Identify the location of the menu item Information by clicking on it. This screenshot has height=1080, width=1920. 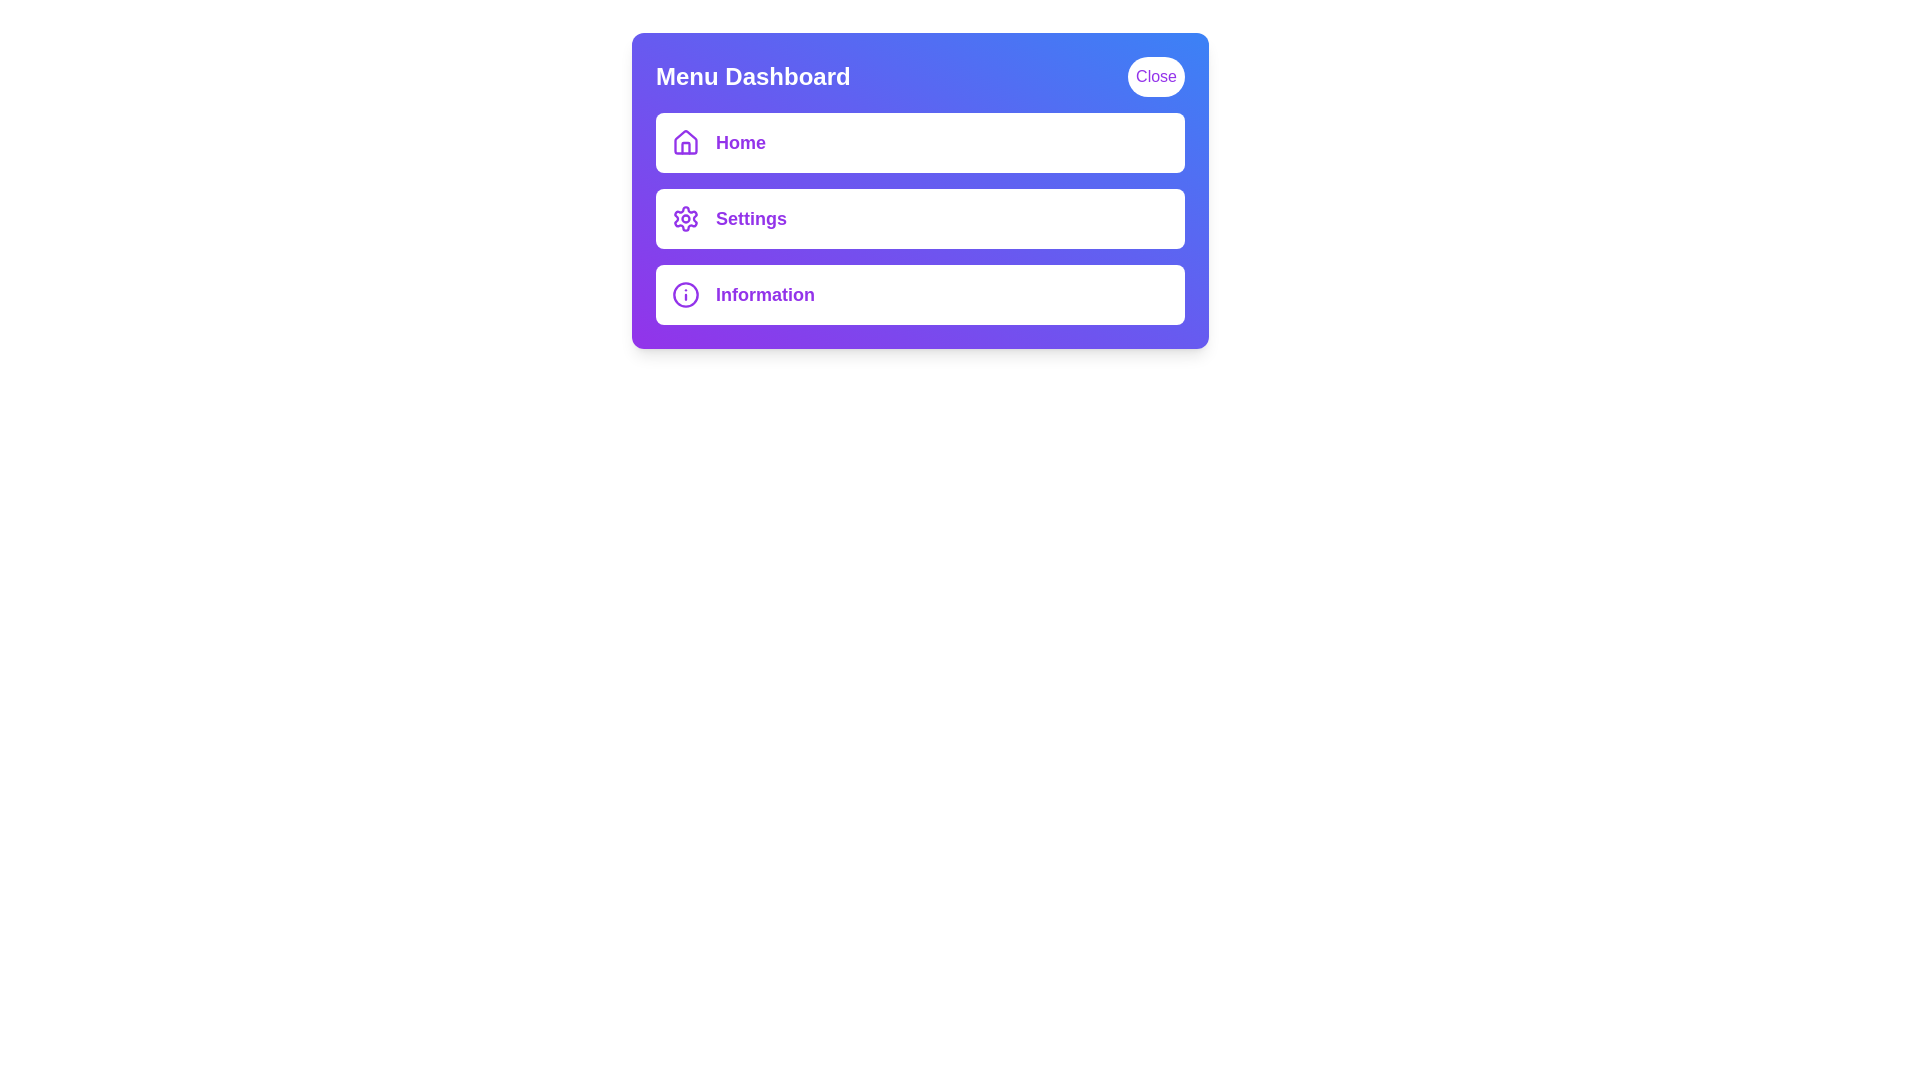
(919, 294).